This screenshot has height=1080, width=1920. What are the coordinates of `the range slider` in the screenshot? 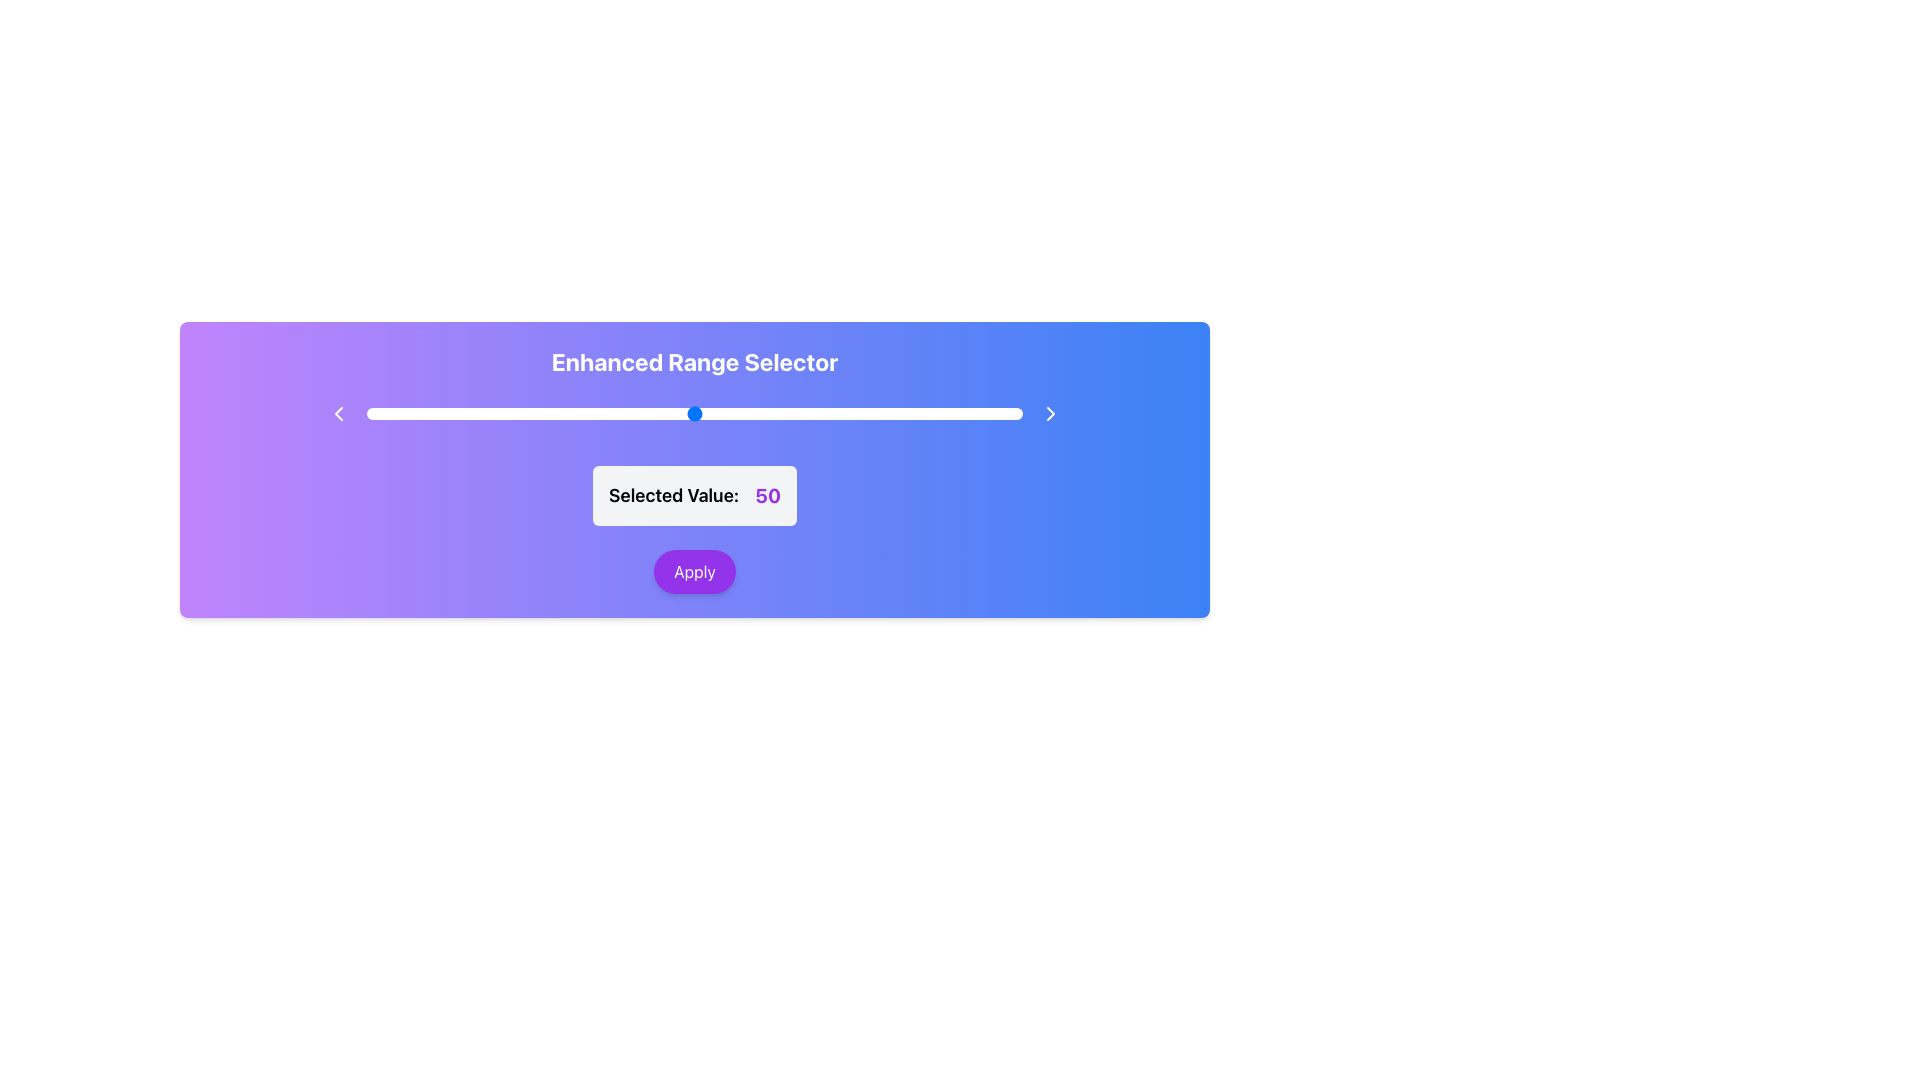 It's located at (411, 412).